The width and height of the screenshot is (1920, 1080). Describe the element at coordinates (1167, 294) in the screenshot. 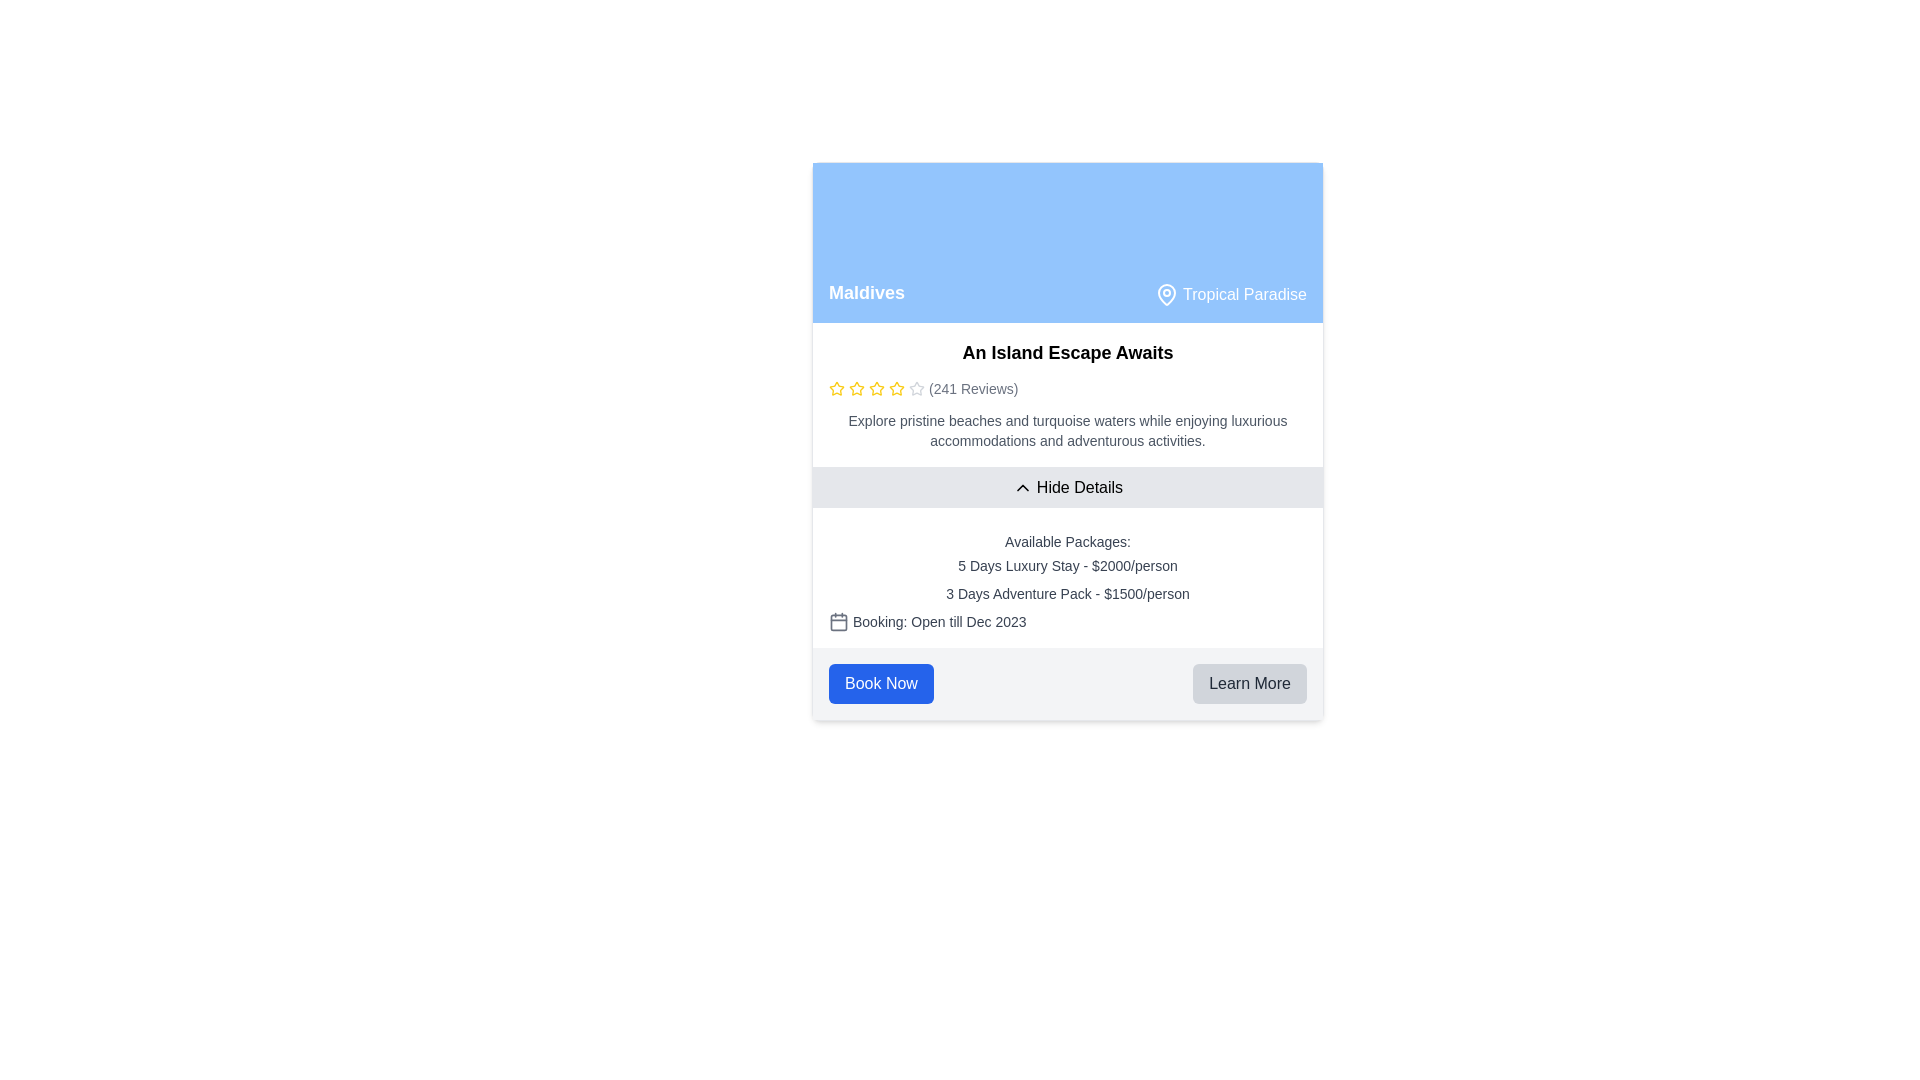

I see `the geographical location icon located at the top-right corner of the blue header section, preceding the 'Tropical Paradise' text` at that location.